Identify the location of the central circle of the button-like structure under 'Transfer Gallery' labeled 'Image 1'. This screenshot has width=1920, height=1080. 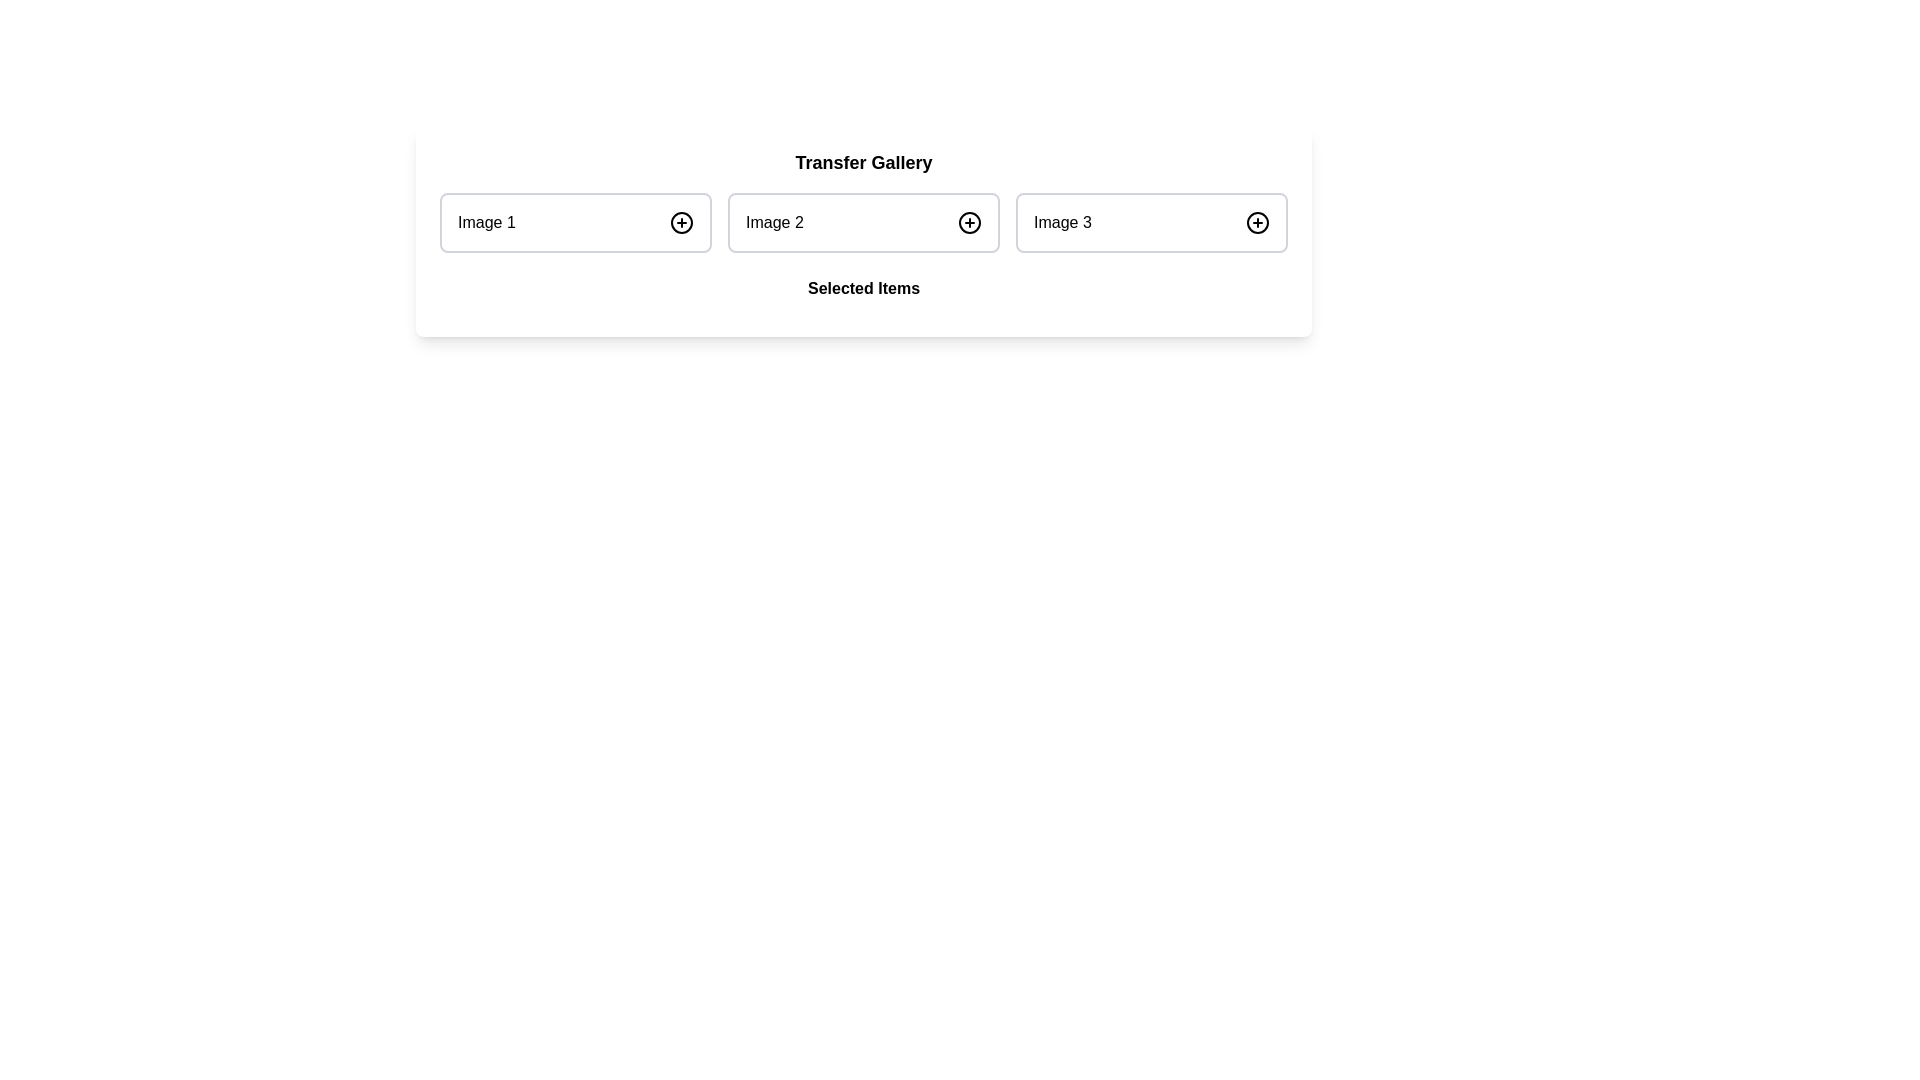
(681, 223).